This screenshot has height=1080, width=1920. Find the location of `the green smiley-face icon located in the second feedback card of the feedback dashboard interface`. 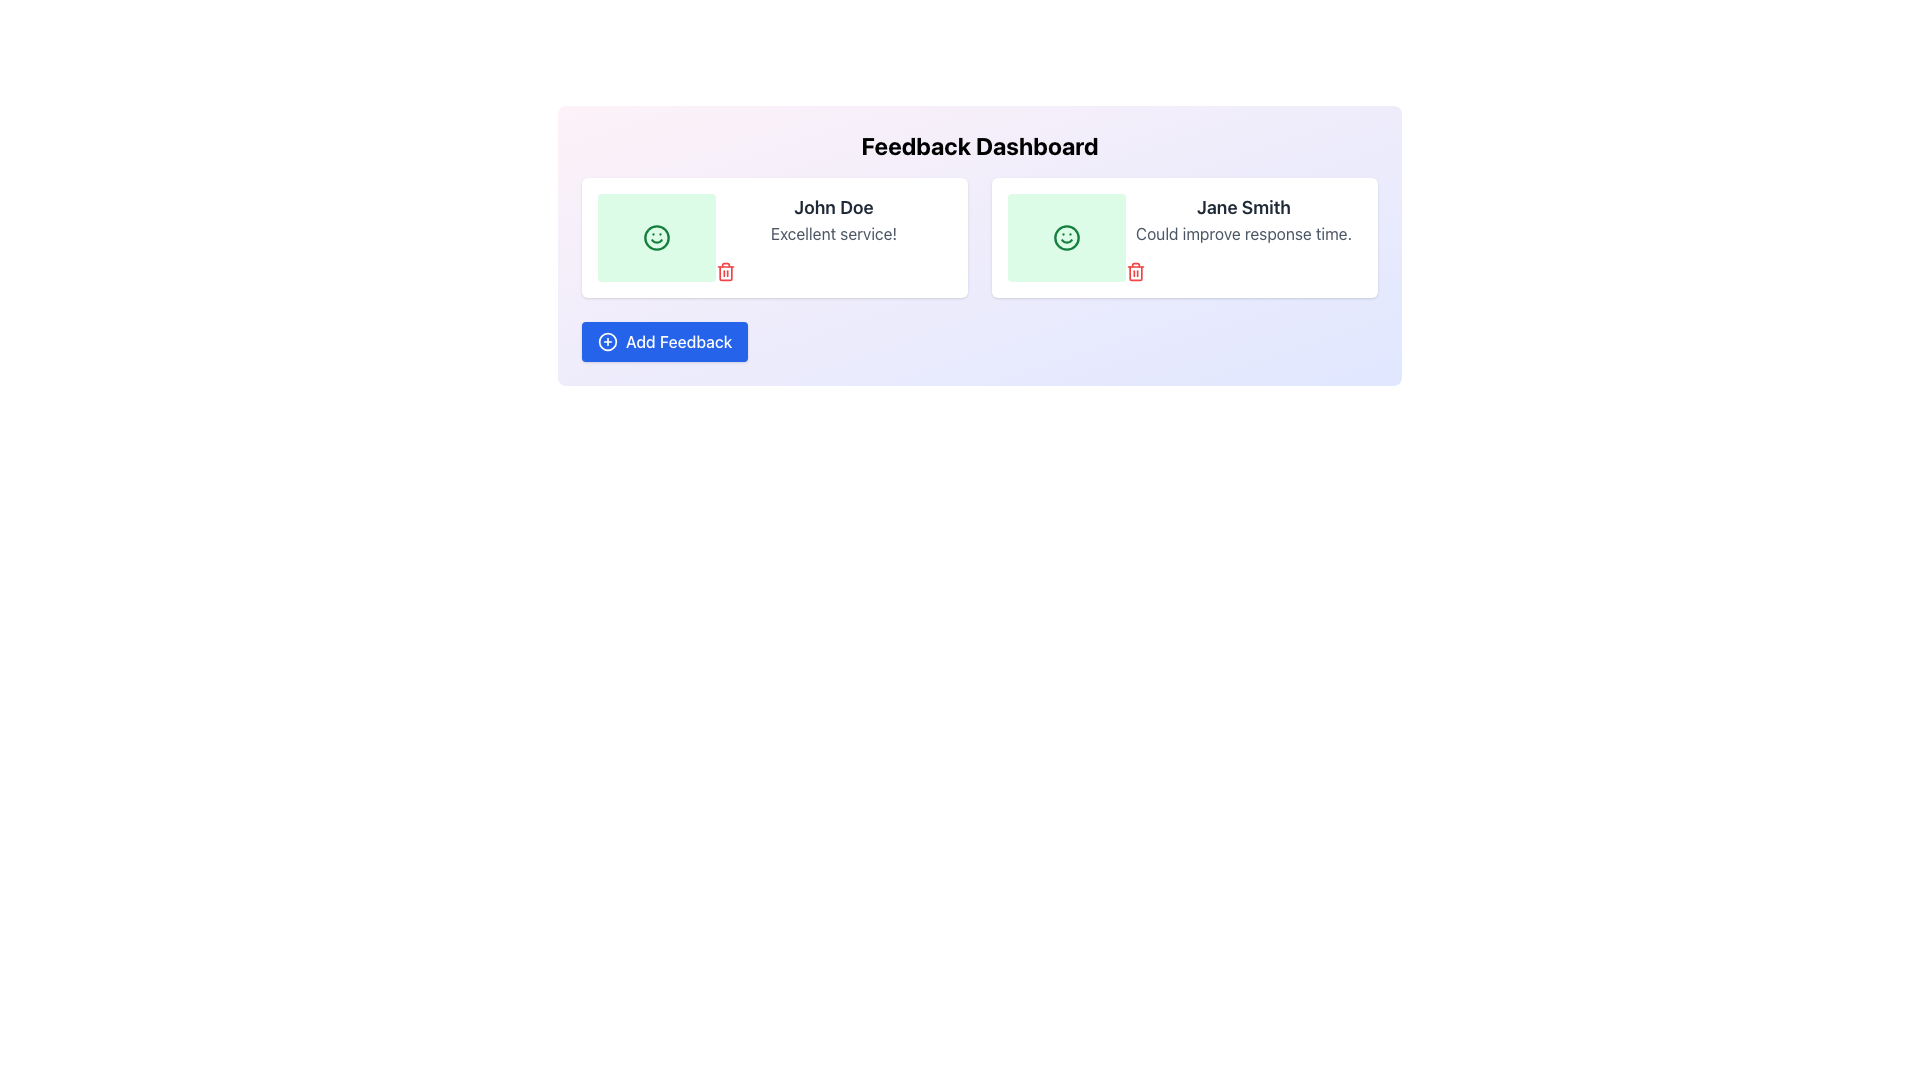

the green smiley-face icon located in the second feedback card of the feedback dashboard interface is located at coordinates (1065, 237).